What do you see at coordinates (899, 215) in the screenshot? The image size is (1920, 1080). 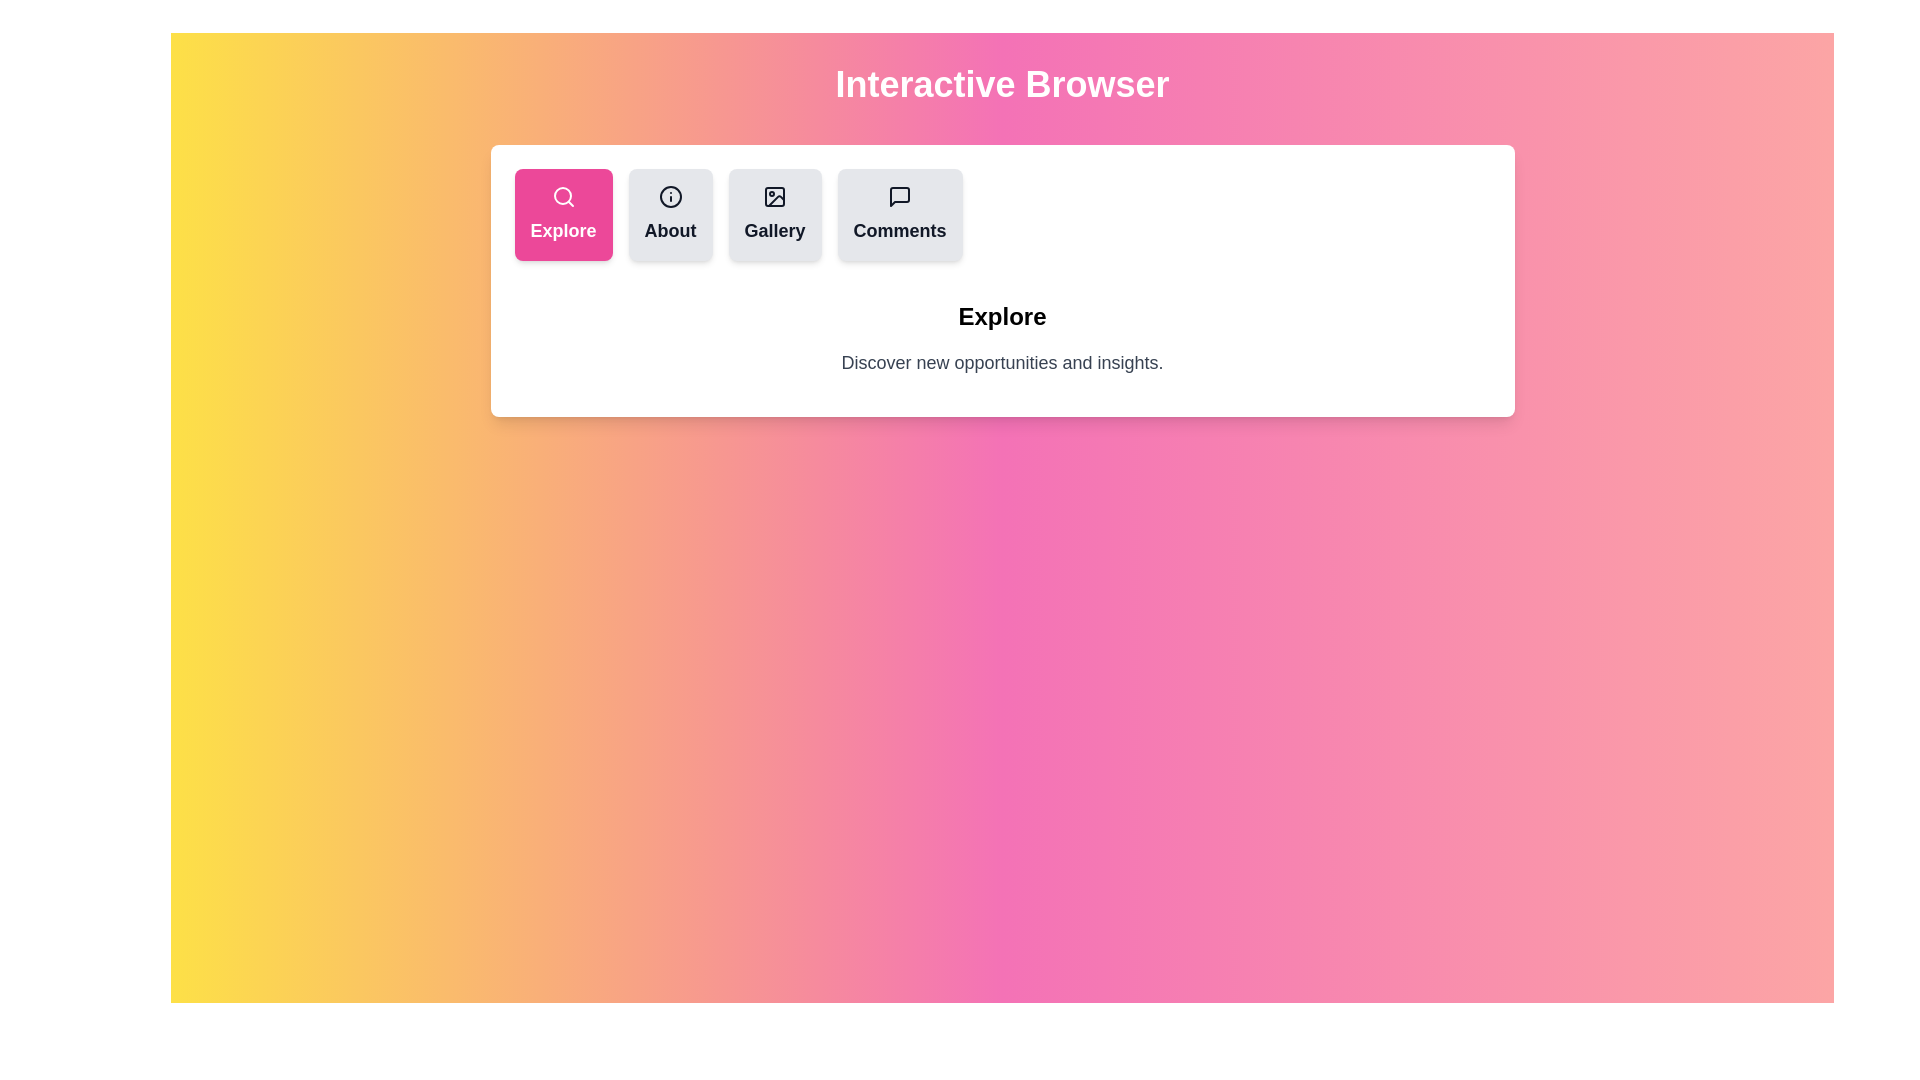 I see `the tab labeled Comments by clicking its button` at bounding box center [899, 215].